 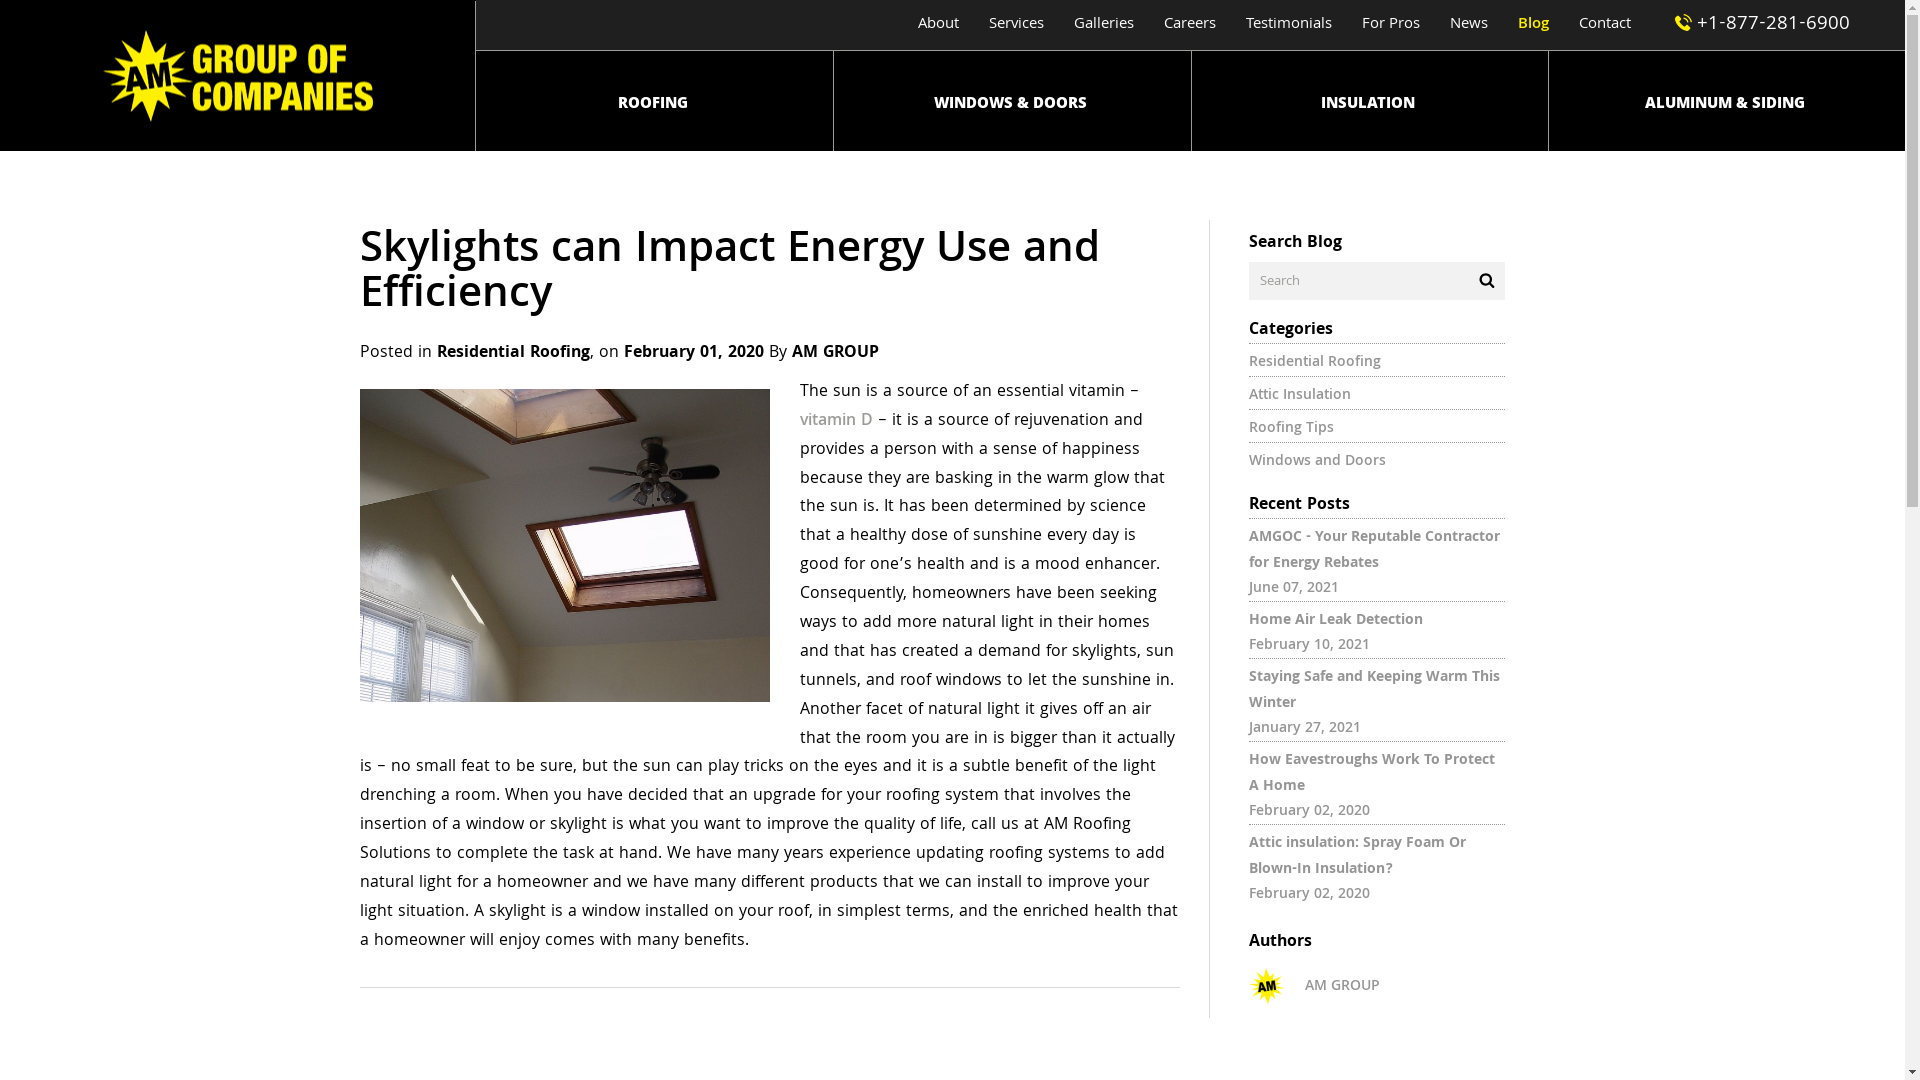 What do you see at coordinates (1390, 24) in the screenshot?
I see `'For Pros'` at bounding box center [1390, 24].